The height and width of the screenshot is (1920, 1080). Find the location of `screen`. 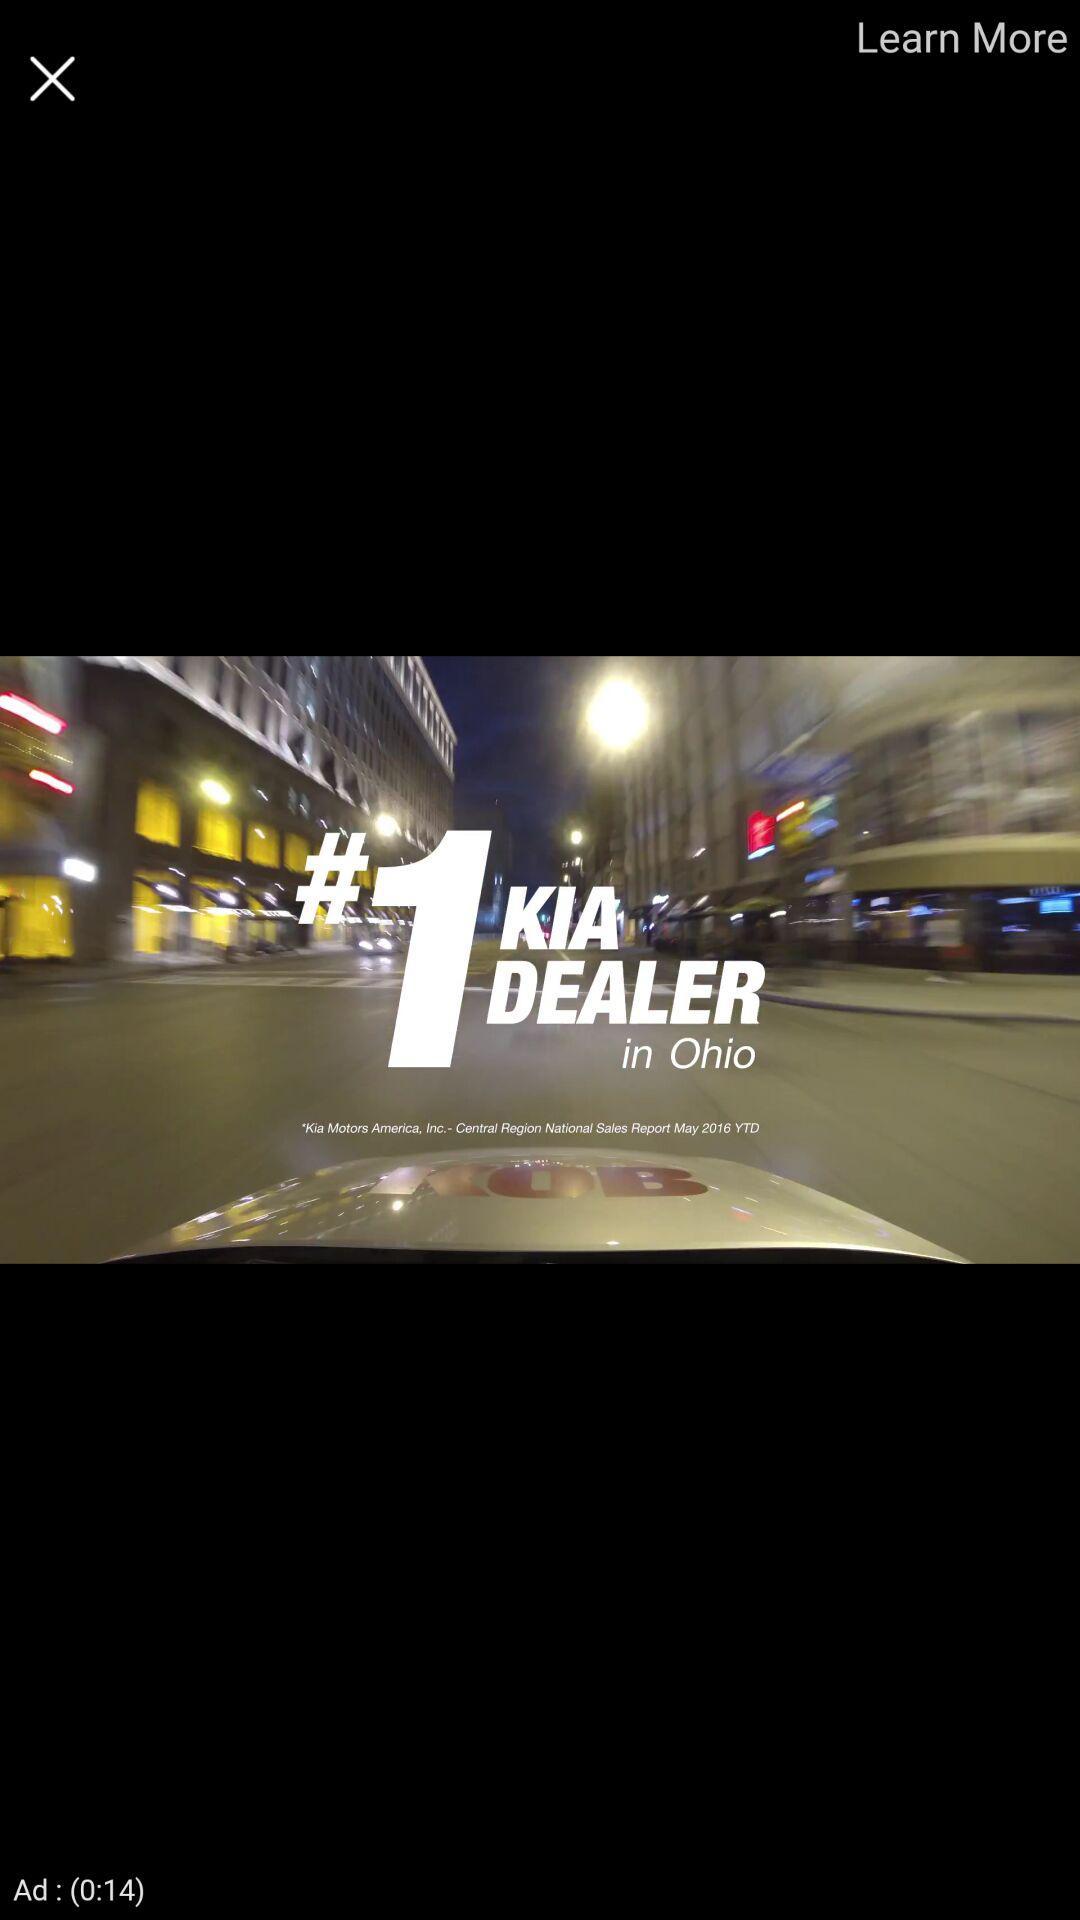

screen is located at coordinates (51, 78).